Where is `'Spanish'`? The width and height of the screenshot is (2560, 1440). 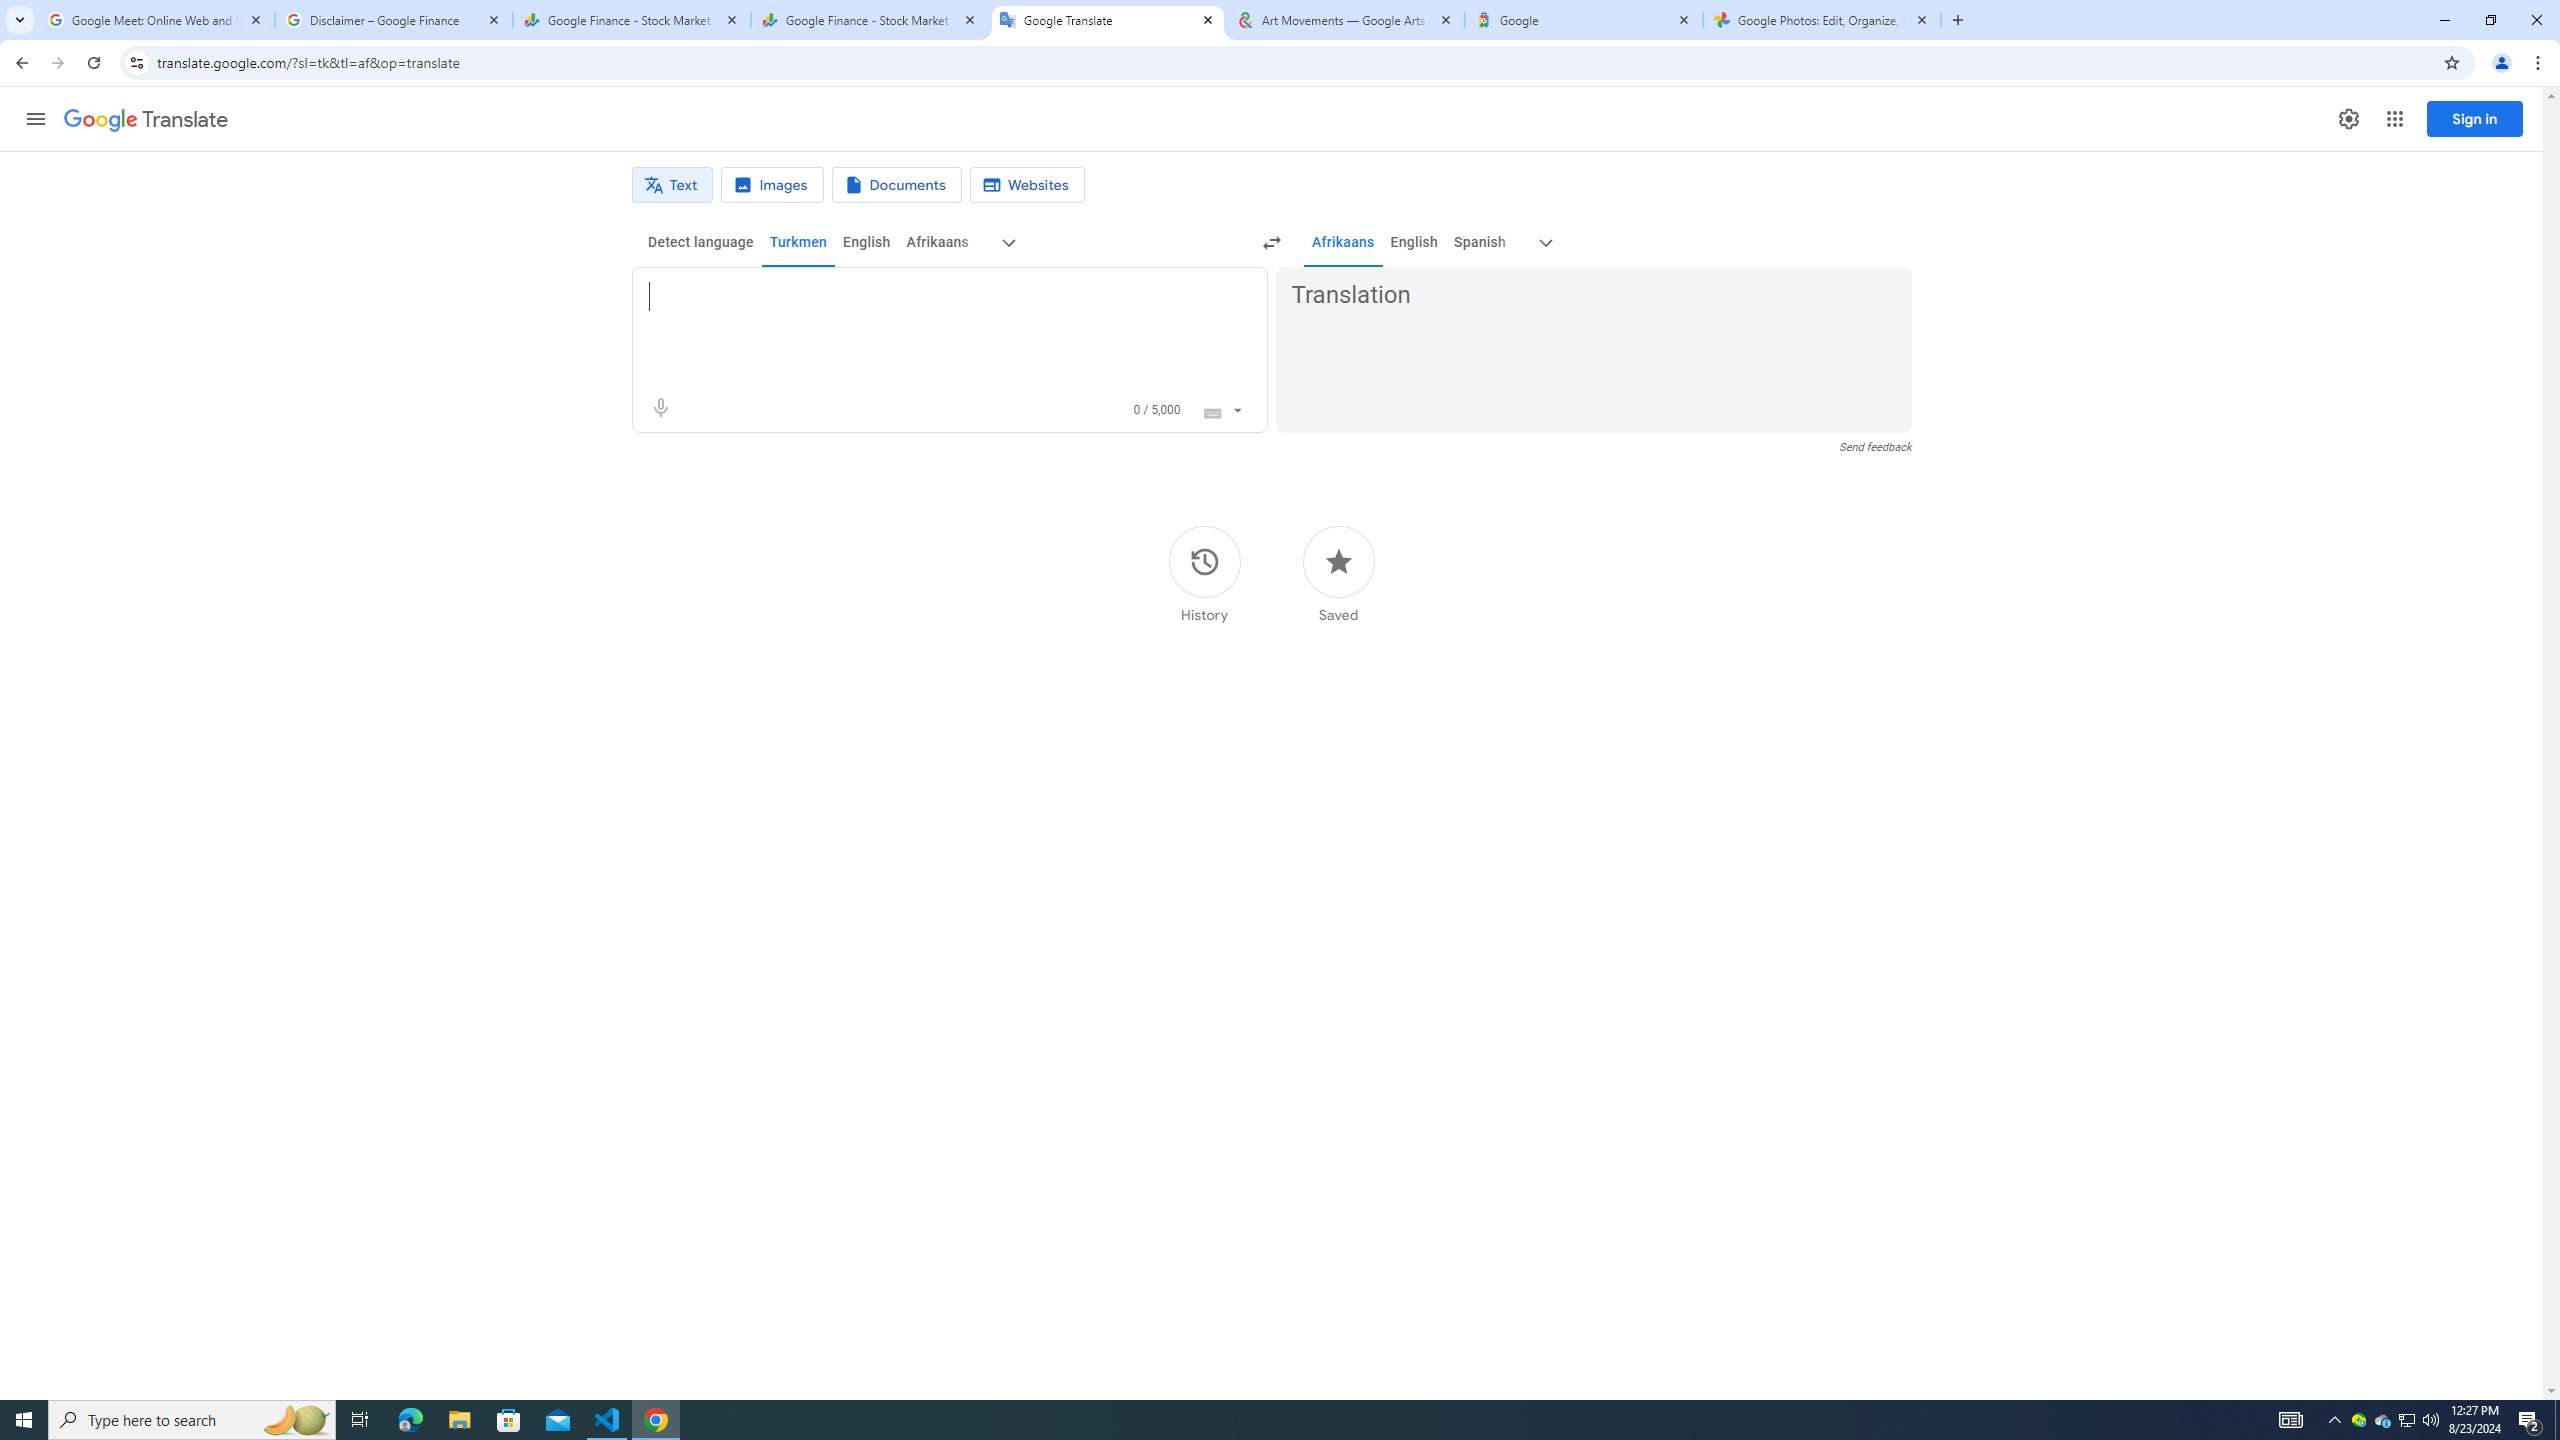
'Spanish' is located at coordinates (1477, 241).